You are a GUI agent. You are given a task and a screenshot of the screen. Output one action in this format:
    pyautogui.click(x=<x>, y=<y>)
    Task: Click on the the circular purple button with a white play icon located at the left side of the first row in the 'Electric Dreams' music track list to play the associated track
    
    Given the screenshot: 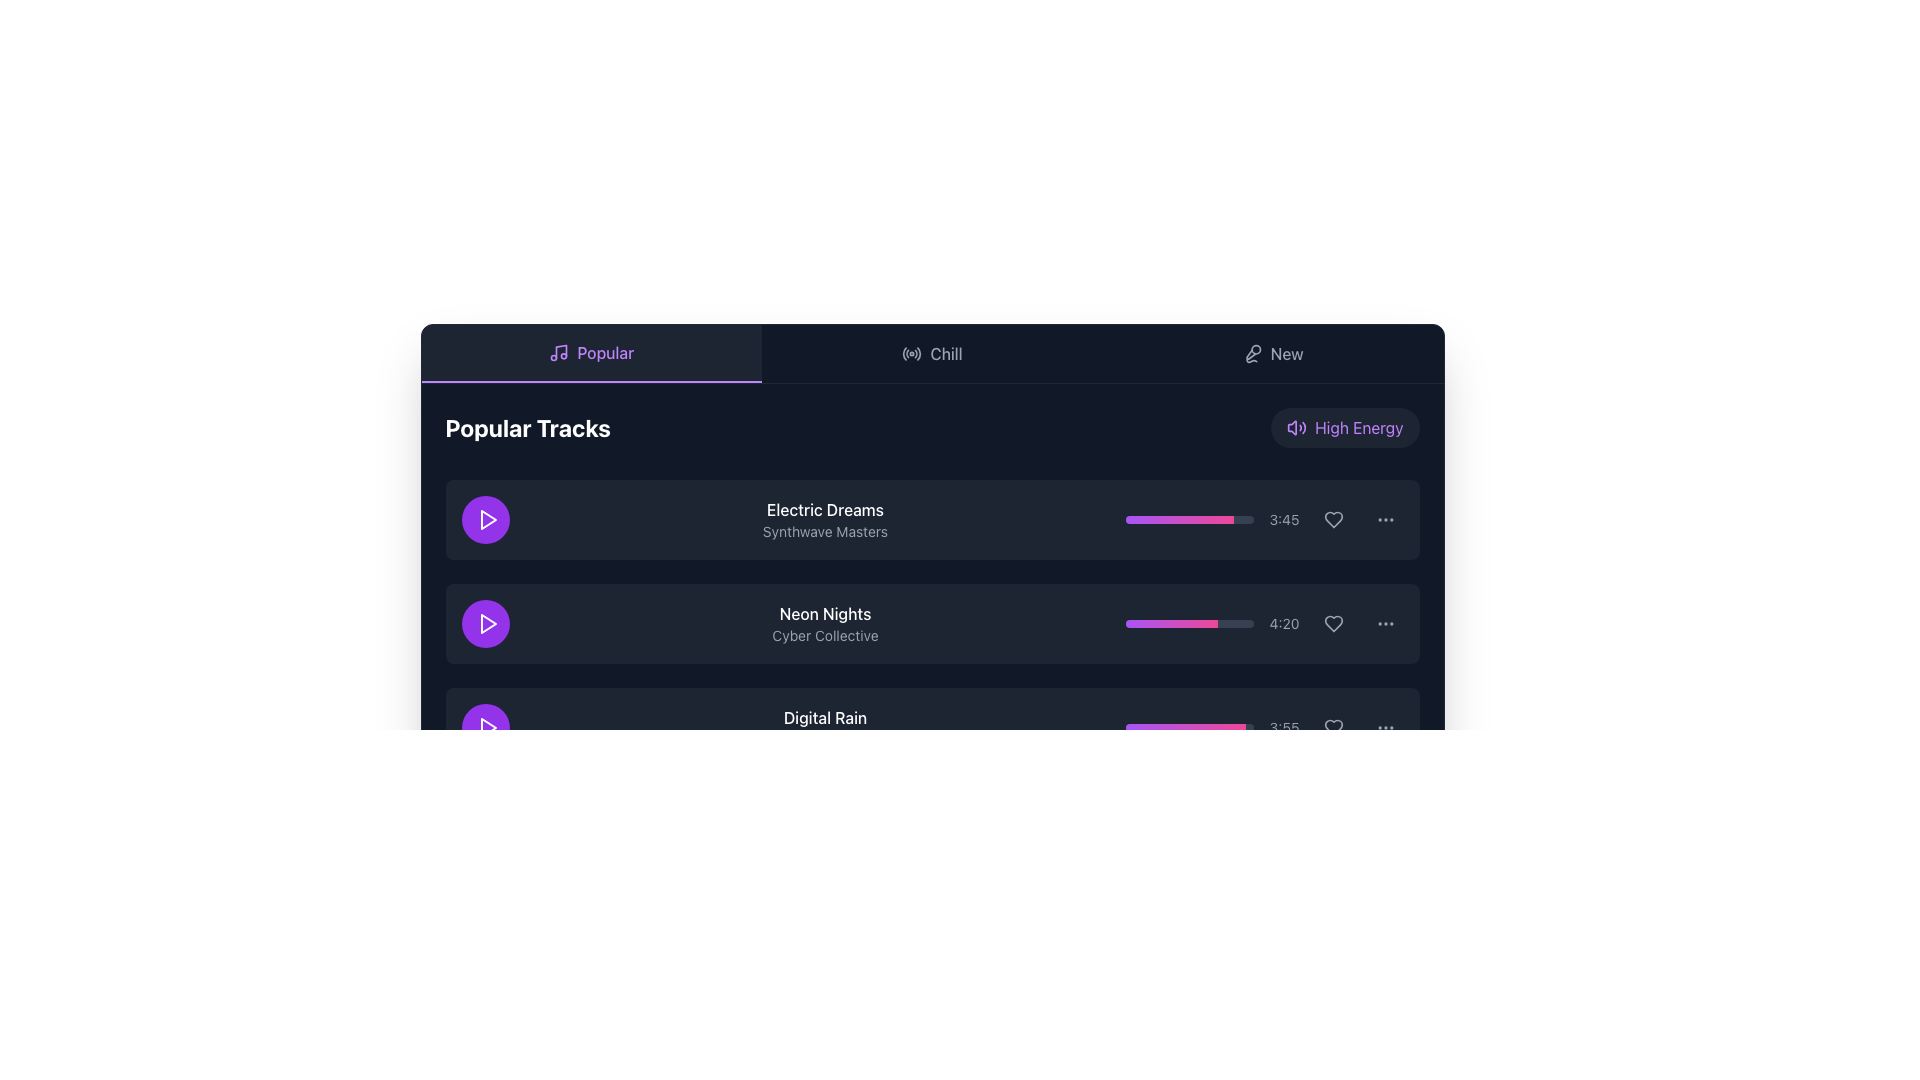 What is the action you would take?
    pyautogui.click(x=485, y=519)
    